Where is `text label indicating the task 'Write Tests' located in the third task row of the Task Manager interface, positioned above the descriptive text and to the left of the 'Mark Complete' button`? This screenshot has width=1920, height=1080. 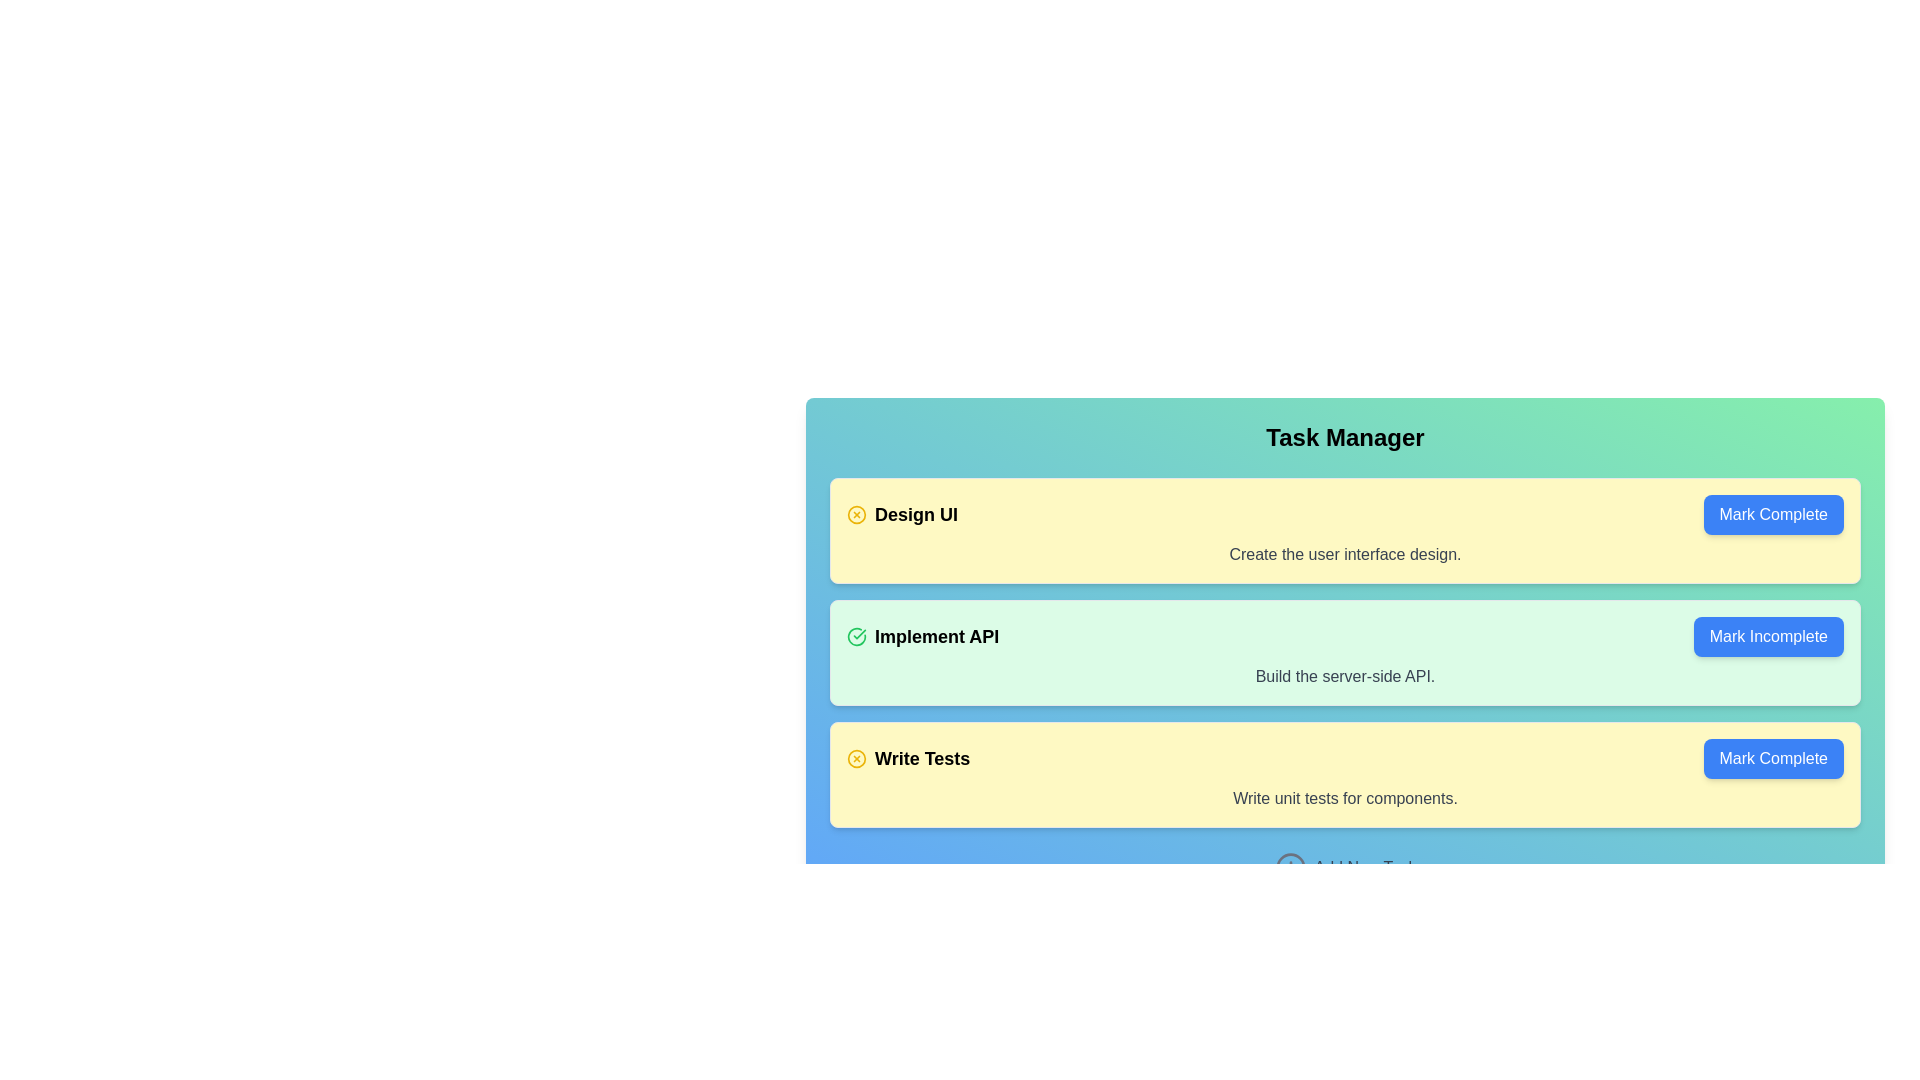
text label indicating the task 'Write Tests' located in the third task row of the Task Manager interface, positioned above the descriptive text and to the left of the 'Mark Complete' button is located at coordinates (907, 759).